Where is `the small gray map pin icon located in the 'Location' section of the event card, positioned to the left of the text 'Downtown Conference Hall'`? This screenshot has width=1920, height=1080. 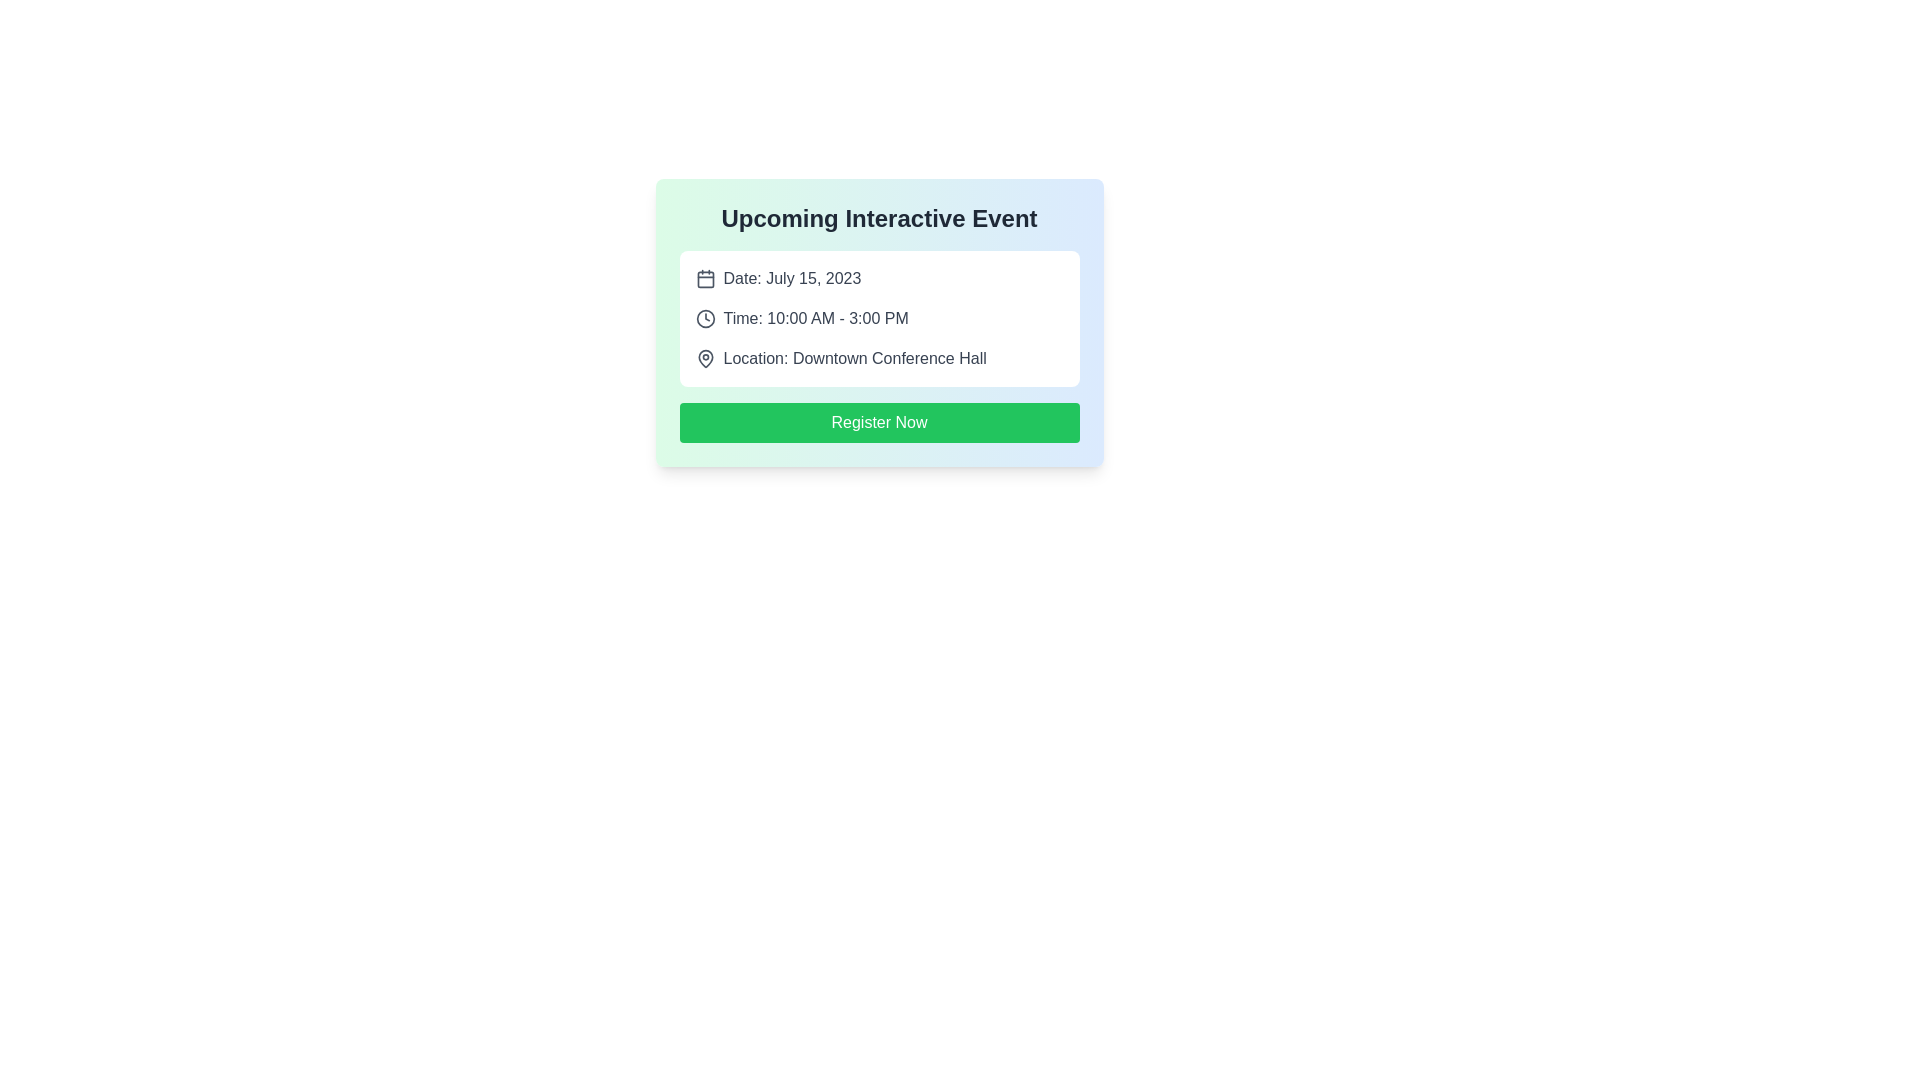 the small gray map pin icon located in the 'Location' section of the event card, positioned to the left of the text 'Downtown Conference Hall' is located at coordinates (705, 357).